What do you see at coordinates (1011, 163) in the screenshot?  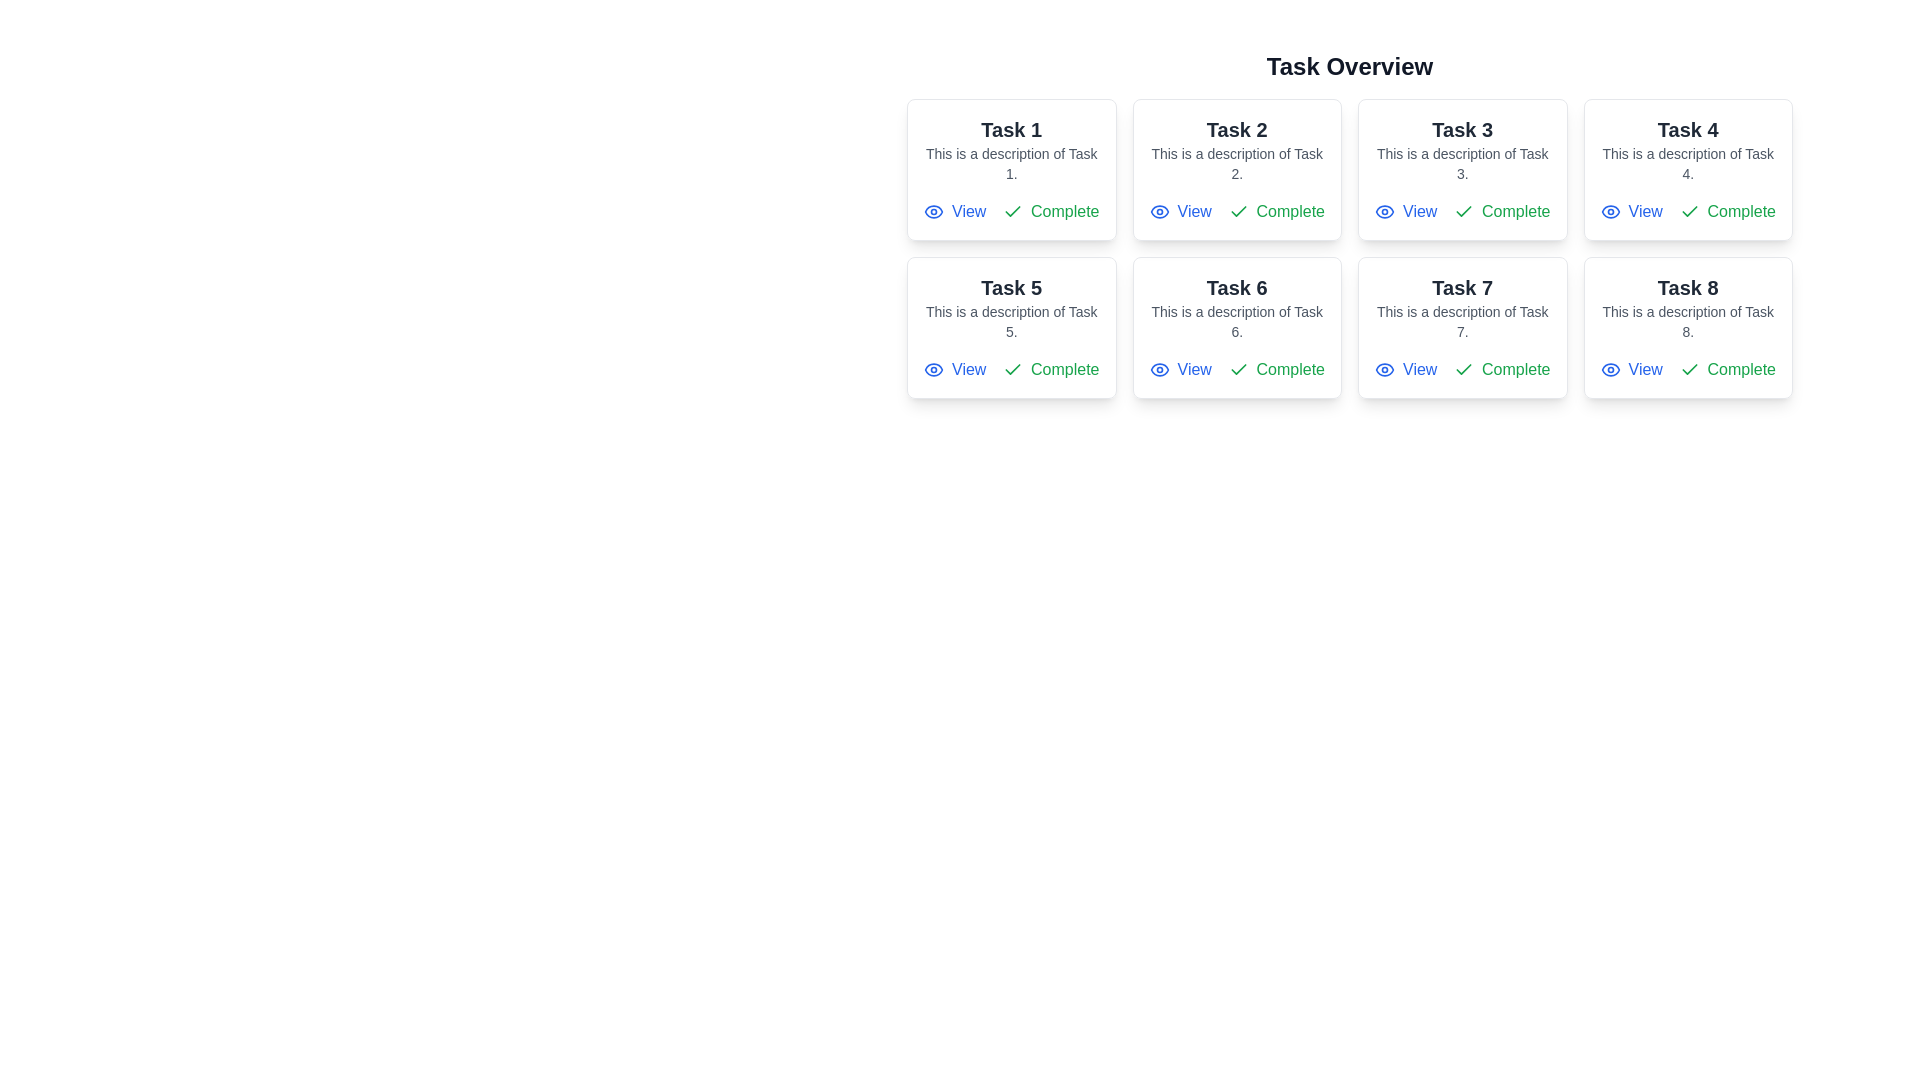 I see `the text component that contains the description 'This is a description of Task 1.' which is located directly below the title 'Task 1.'` at bounding box center [1011, 163].